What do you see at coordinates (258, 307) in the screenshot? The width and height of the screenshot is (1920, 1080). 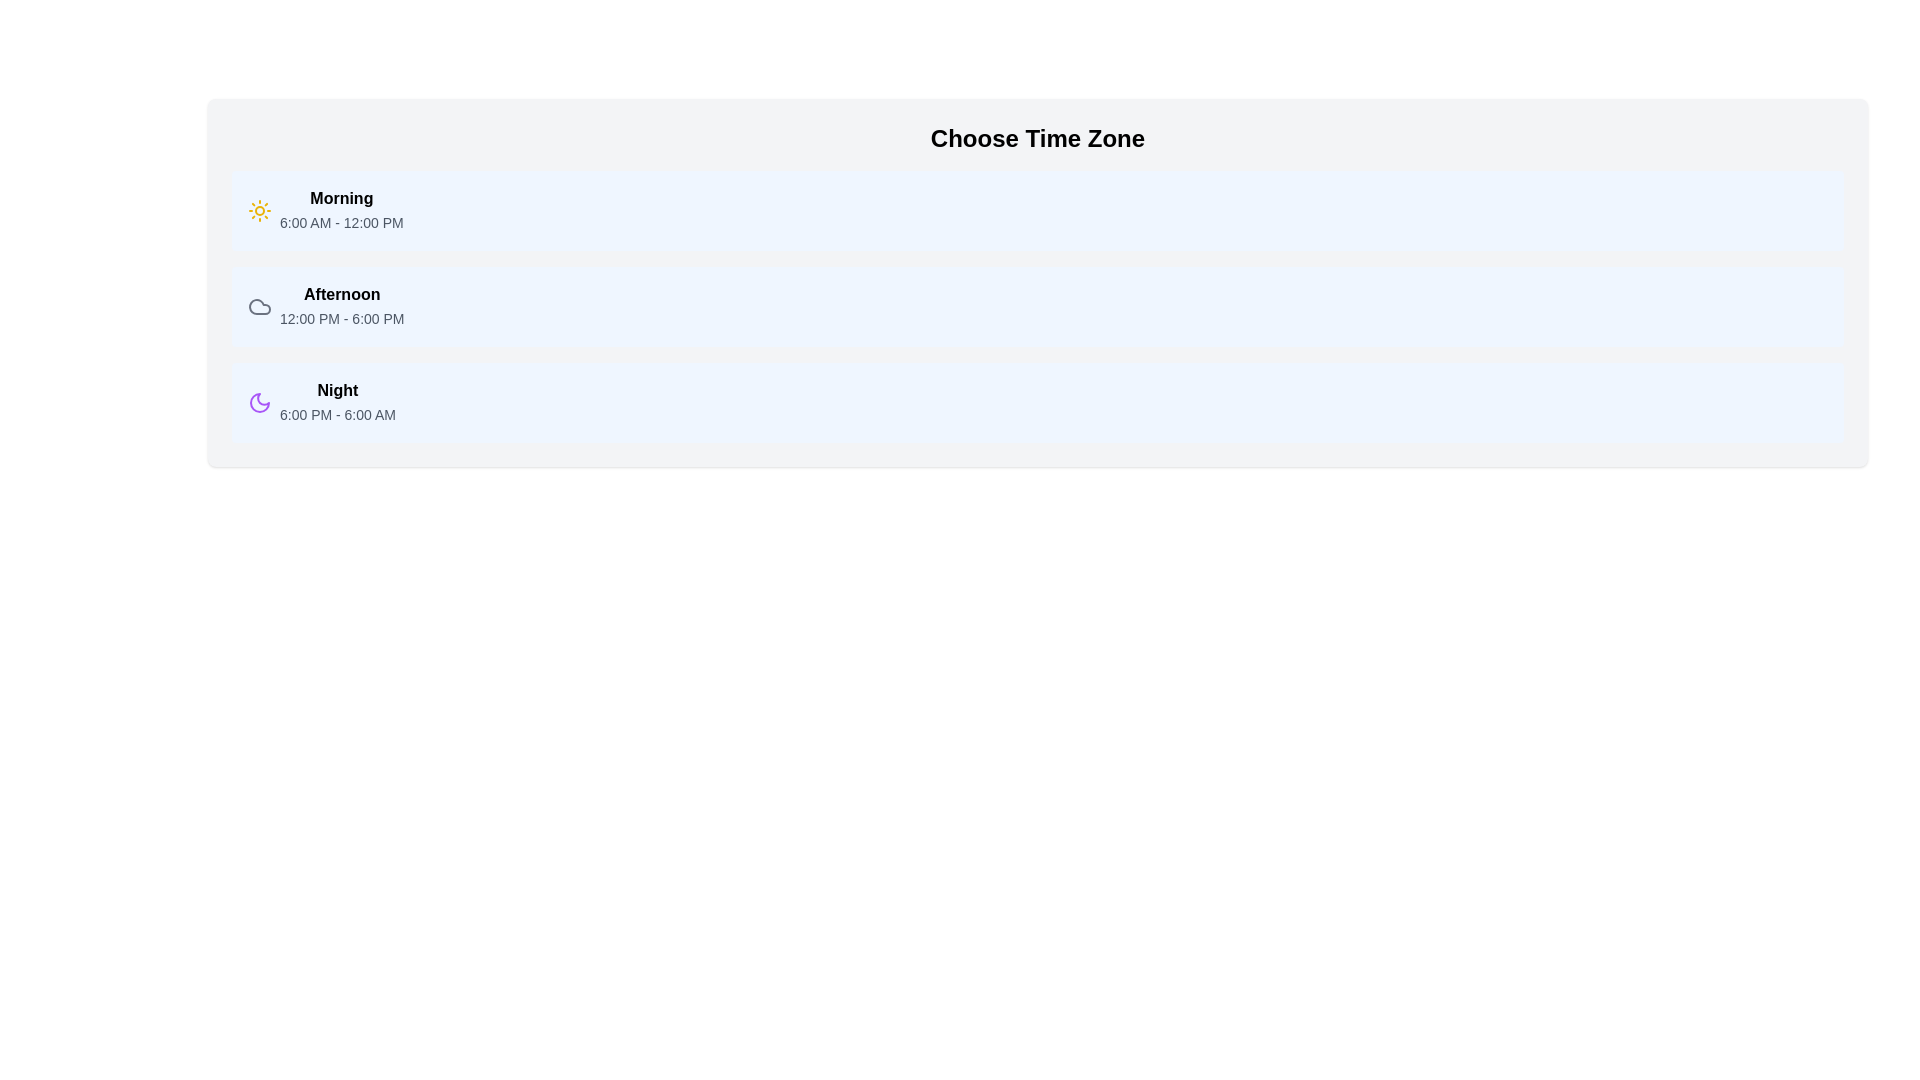 I see `the 'Afternoon' icon located to the left of the text content in the 'Afternoon 12:00 PM - 6:00 PM' card` at bounding box center [258, 307].